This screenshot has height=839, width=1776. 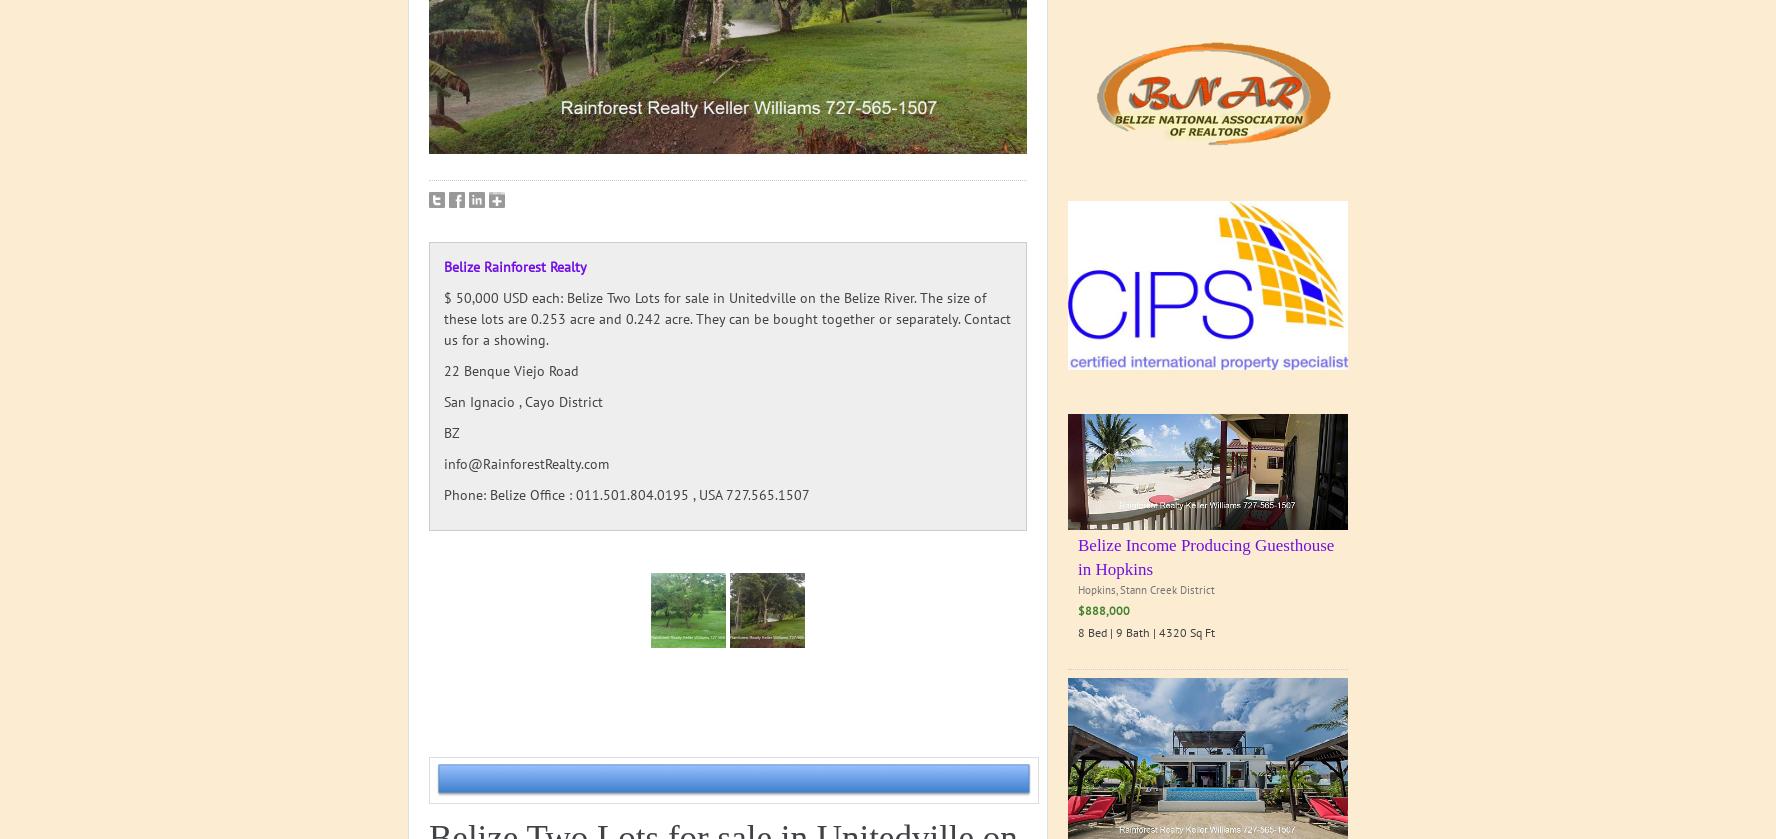 I want to click on 'Hopkins, Stann Creek District', so click(x=1146, y=587).